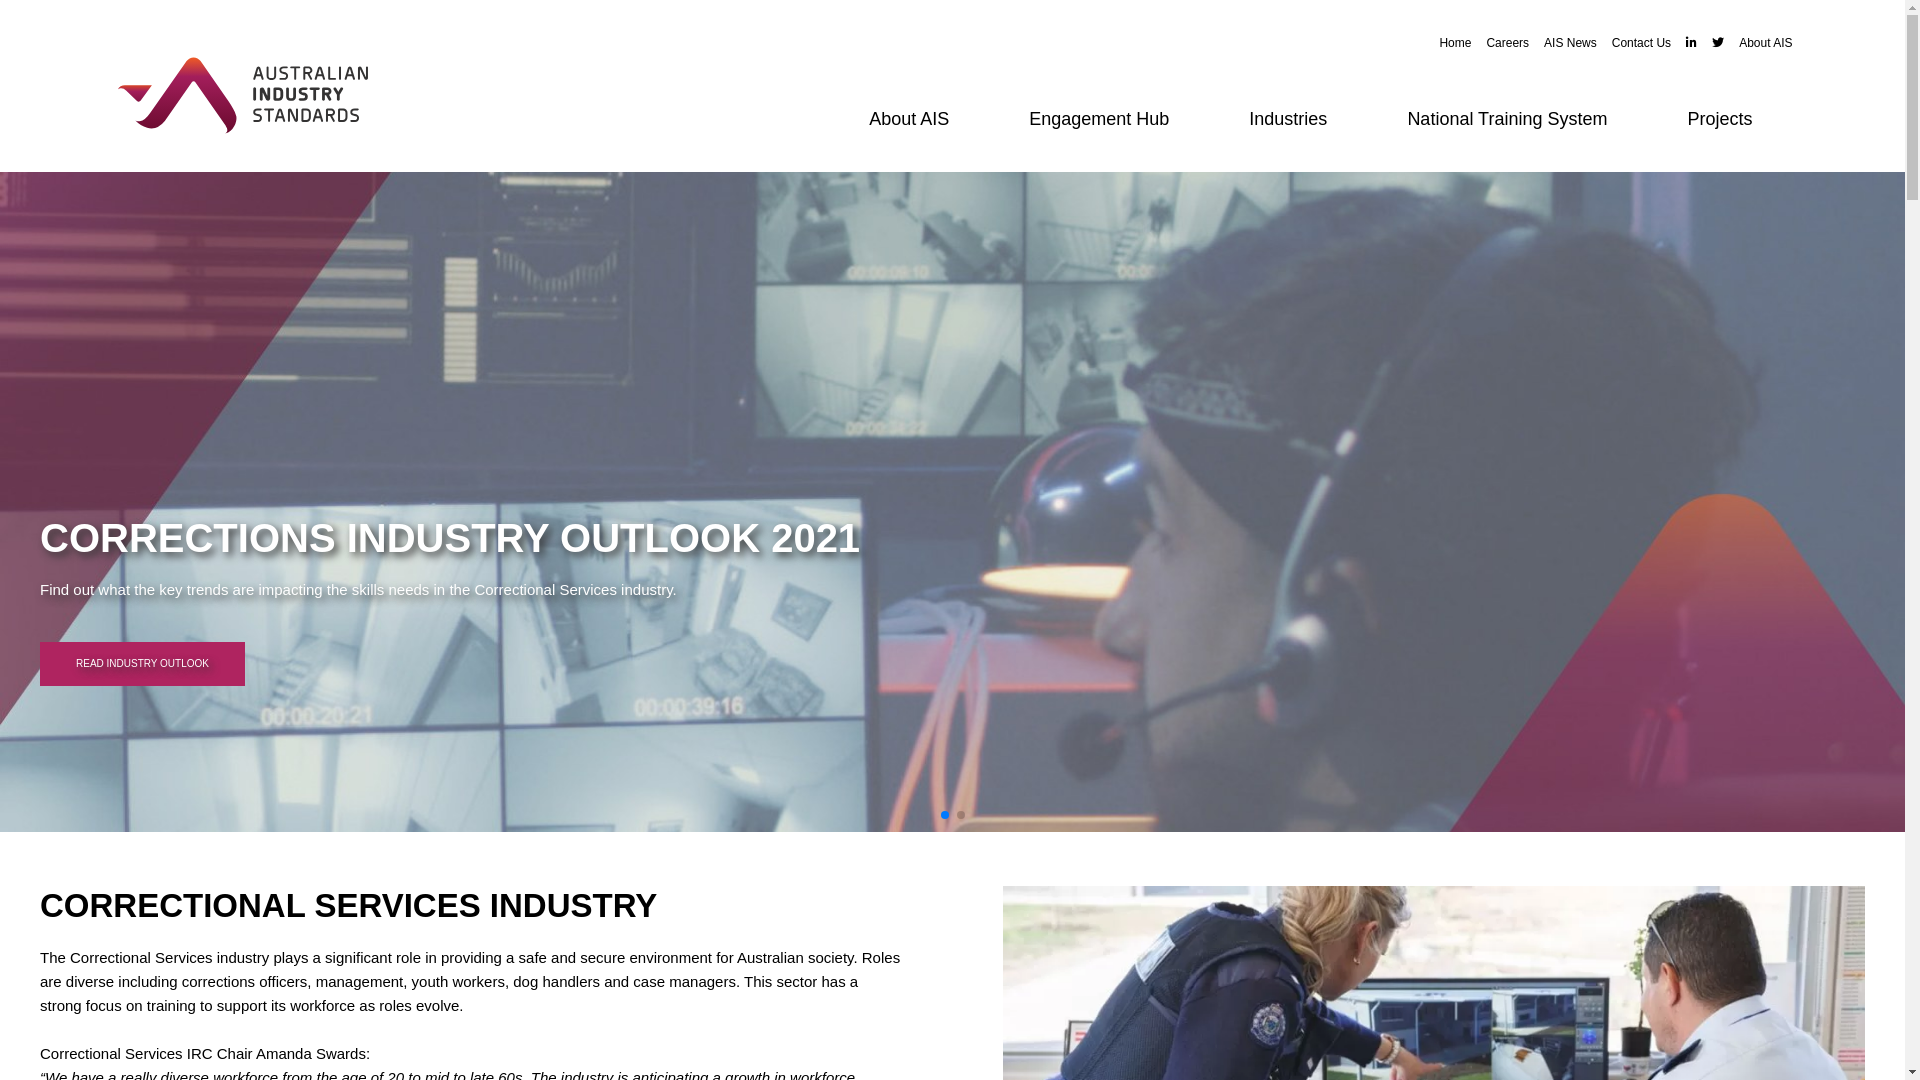 This screenshot has width=1920, height=1080. What do you see at coordinates (1646, 119) in the screenshot?
I see `'Projects'` at bounding box center [1646, 119].